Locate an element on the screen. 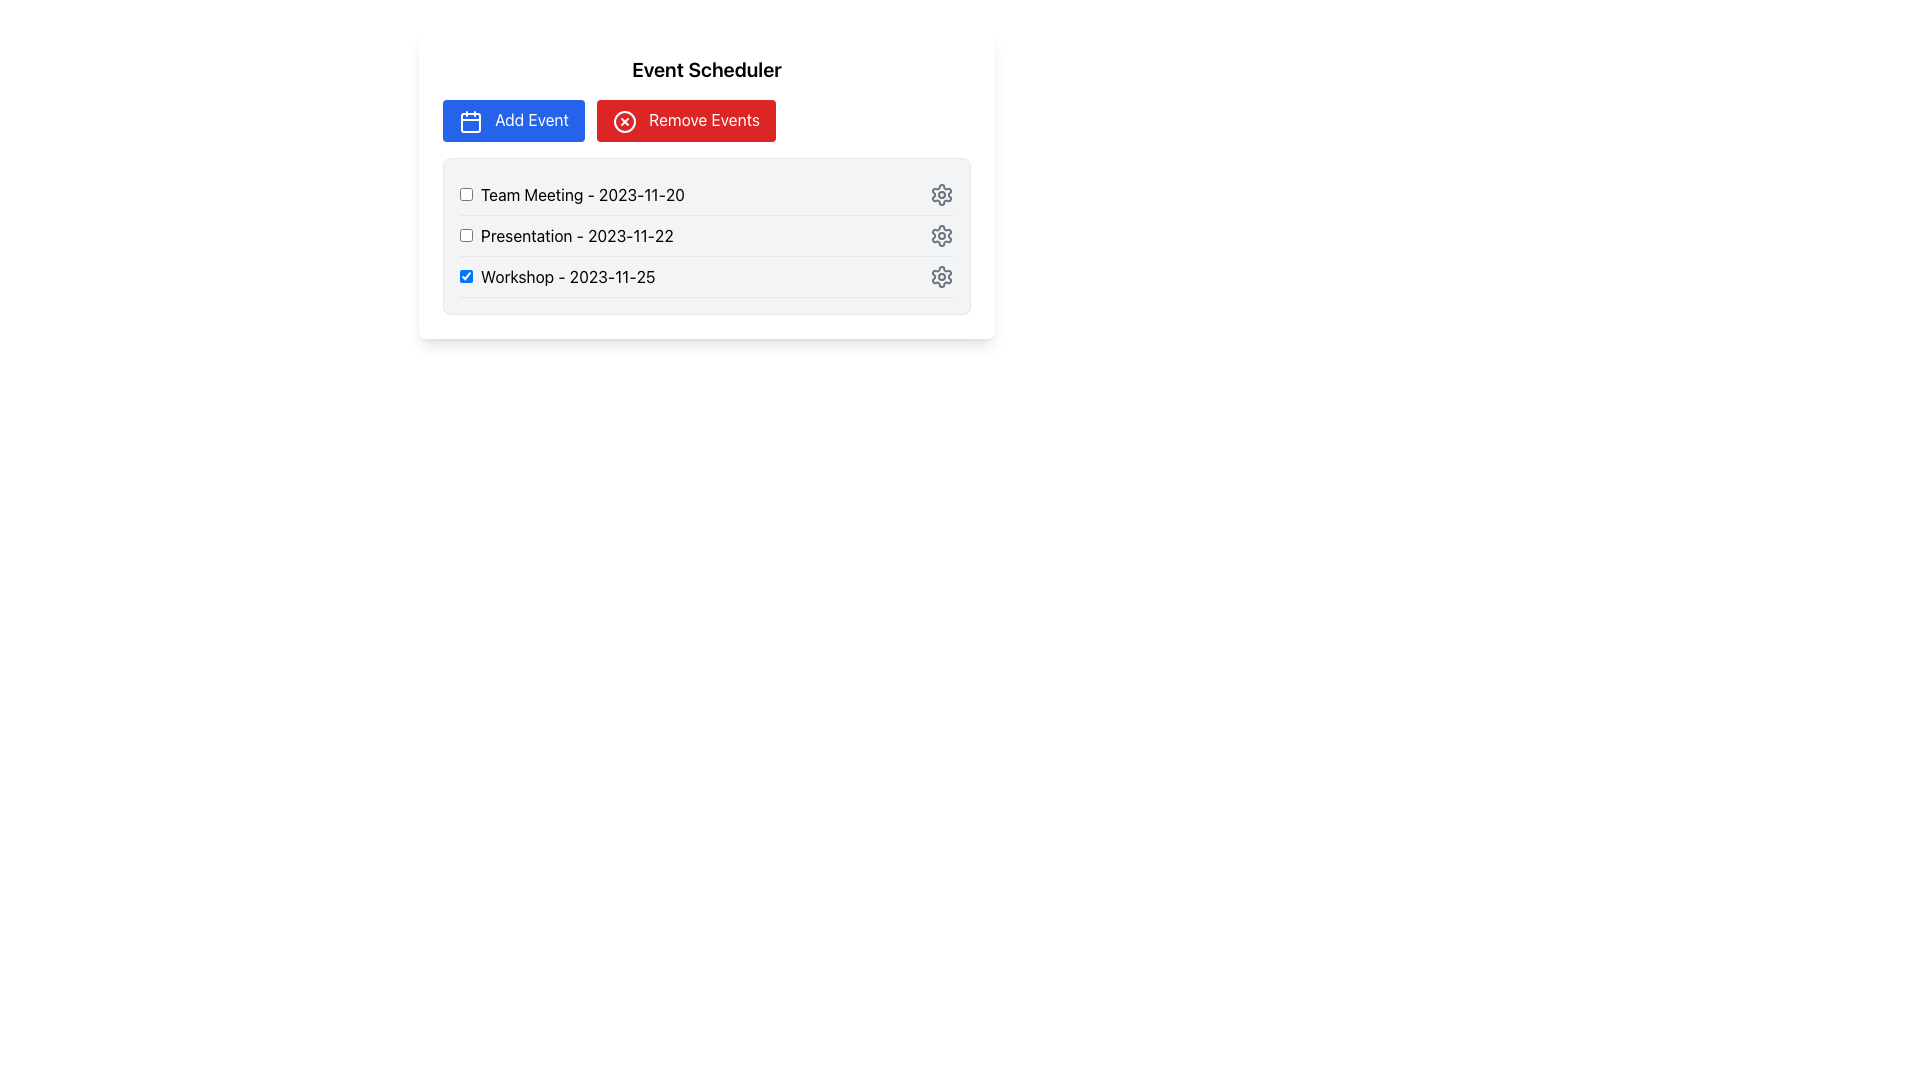 This screenshot has width=1920, height=1080. the checkbox at the beginning of the 'Team Meeting - 2023-11-20' row in the Event Scheduler to mark it as selected is located at coordinates (465, 194).